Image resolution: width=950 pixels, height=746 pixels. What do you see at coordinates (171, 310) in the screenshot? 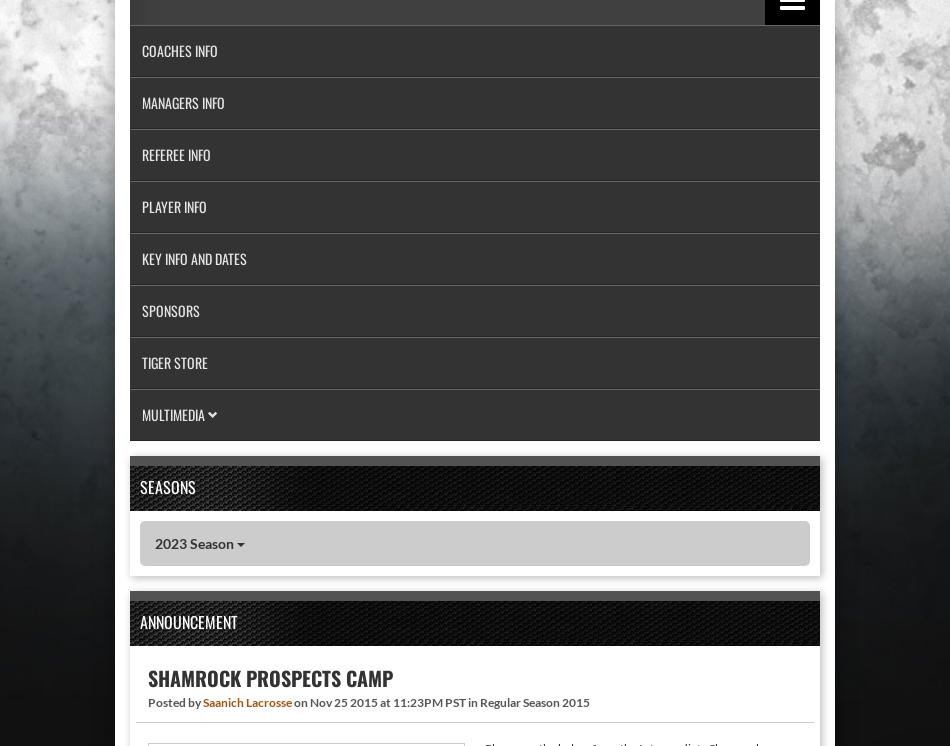
I see `'Sponsors'` at bounding box center [171, 310].